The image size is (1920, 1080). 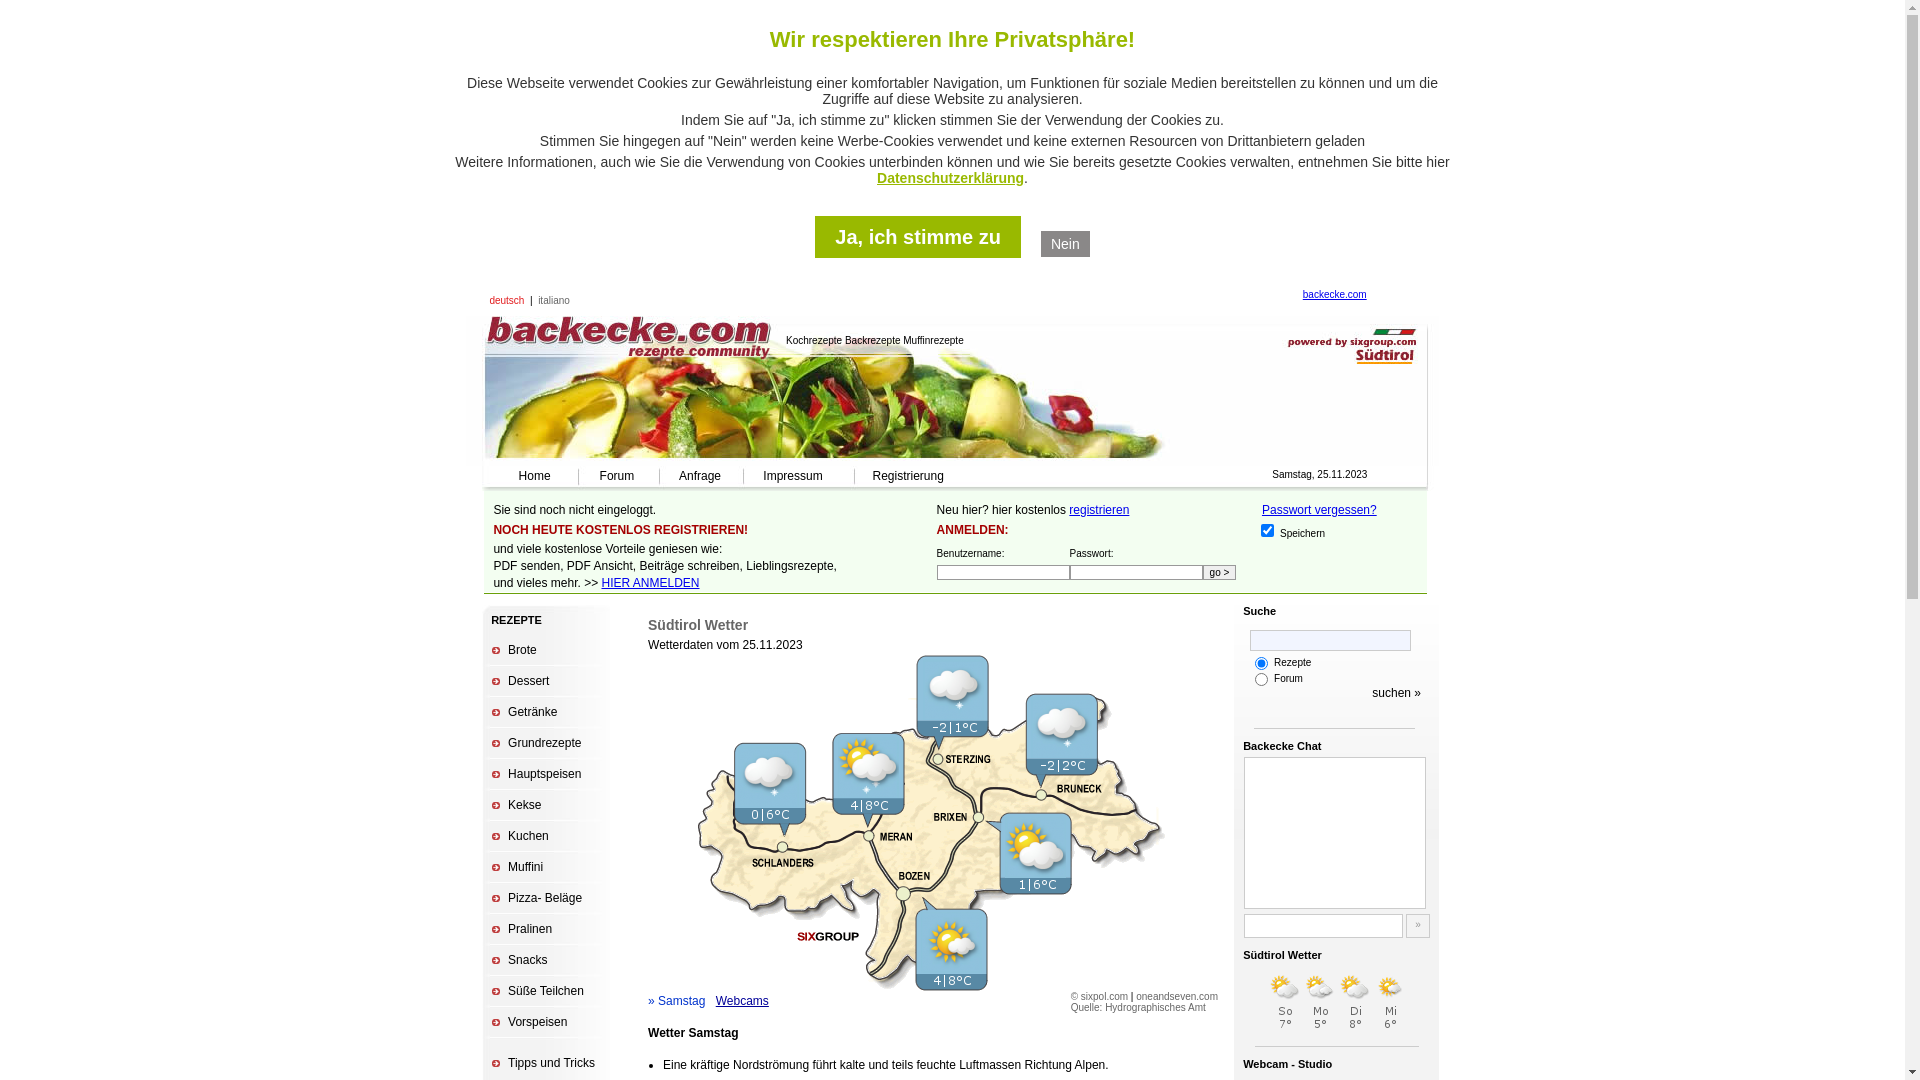 What do you see at coordinates (544, 743) in the screenshot?
I see `'Grundrezepte'` at bounding box center [544, 743].